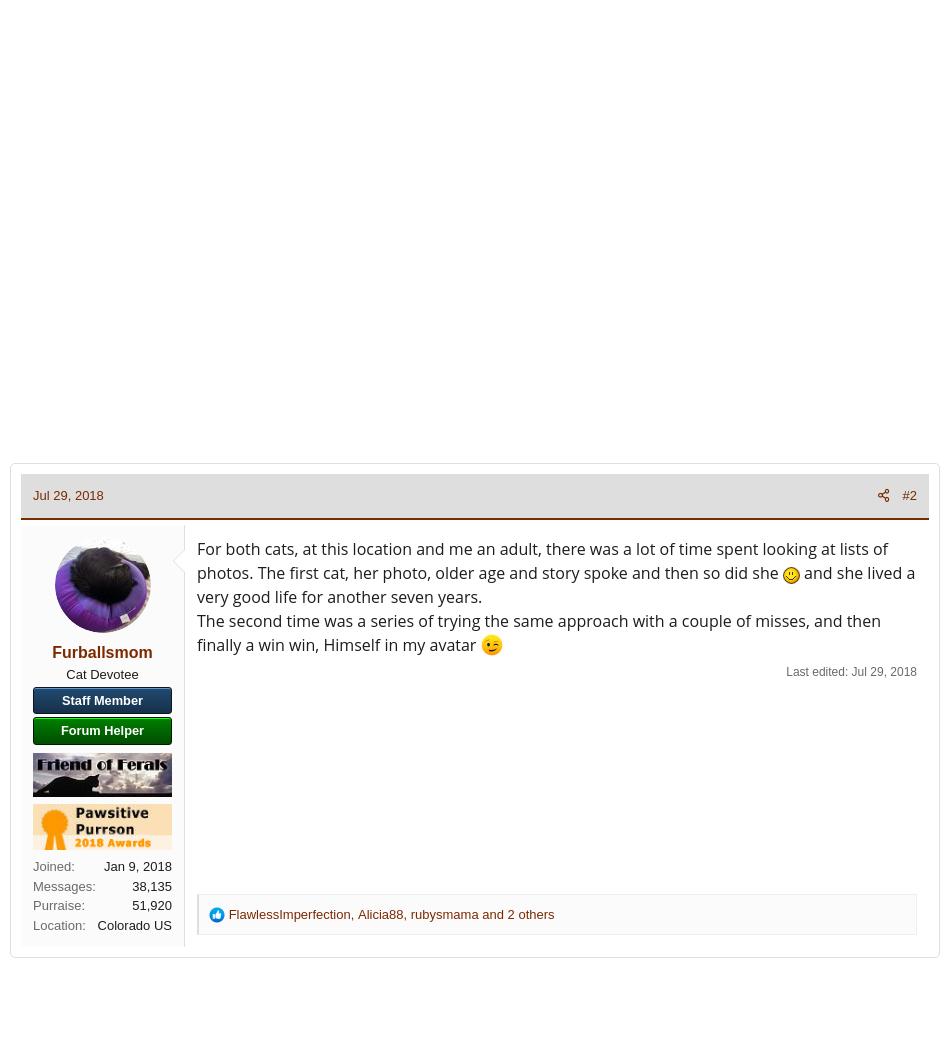 Image resolution: width=950 pixels, height=1047 pixels. What do you see at coordinates (152, 905) in the screenshot?
I see `'51,920'` at bounding box center [152, 905].